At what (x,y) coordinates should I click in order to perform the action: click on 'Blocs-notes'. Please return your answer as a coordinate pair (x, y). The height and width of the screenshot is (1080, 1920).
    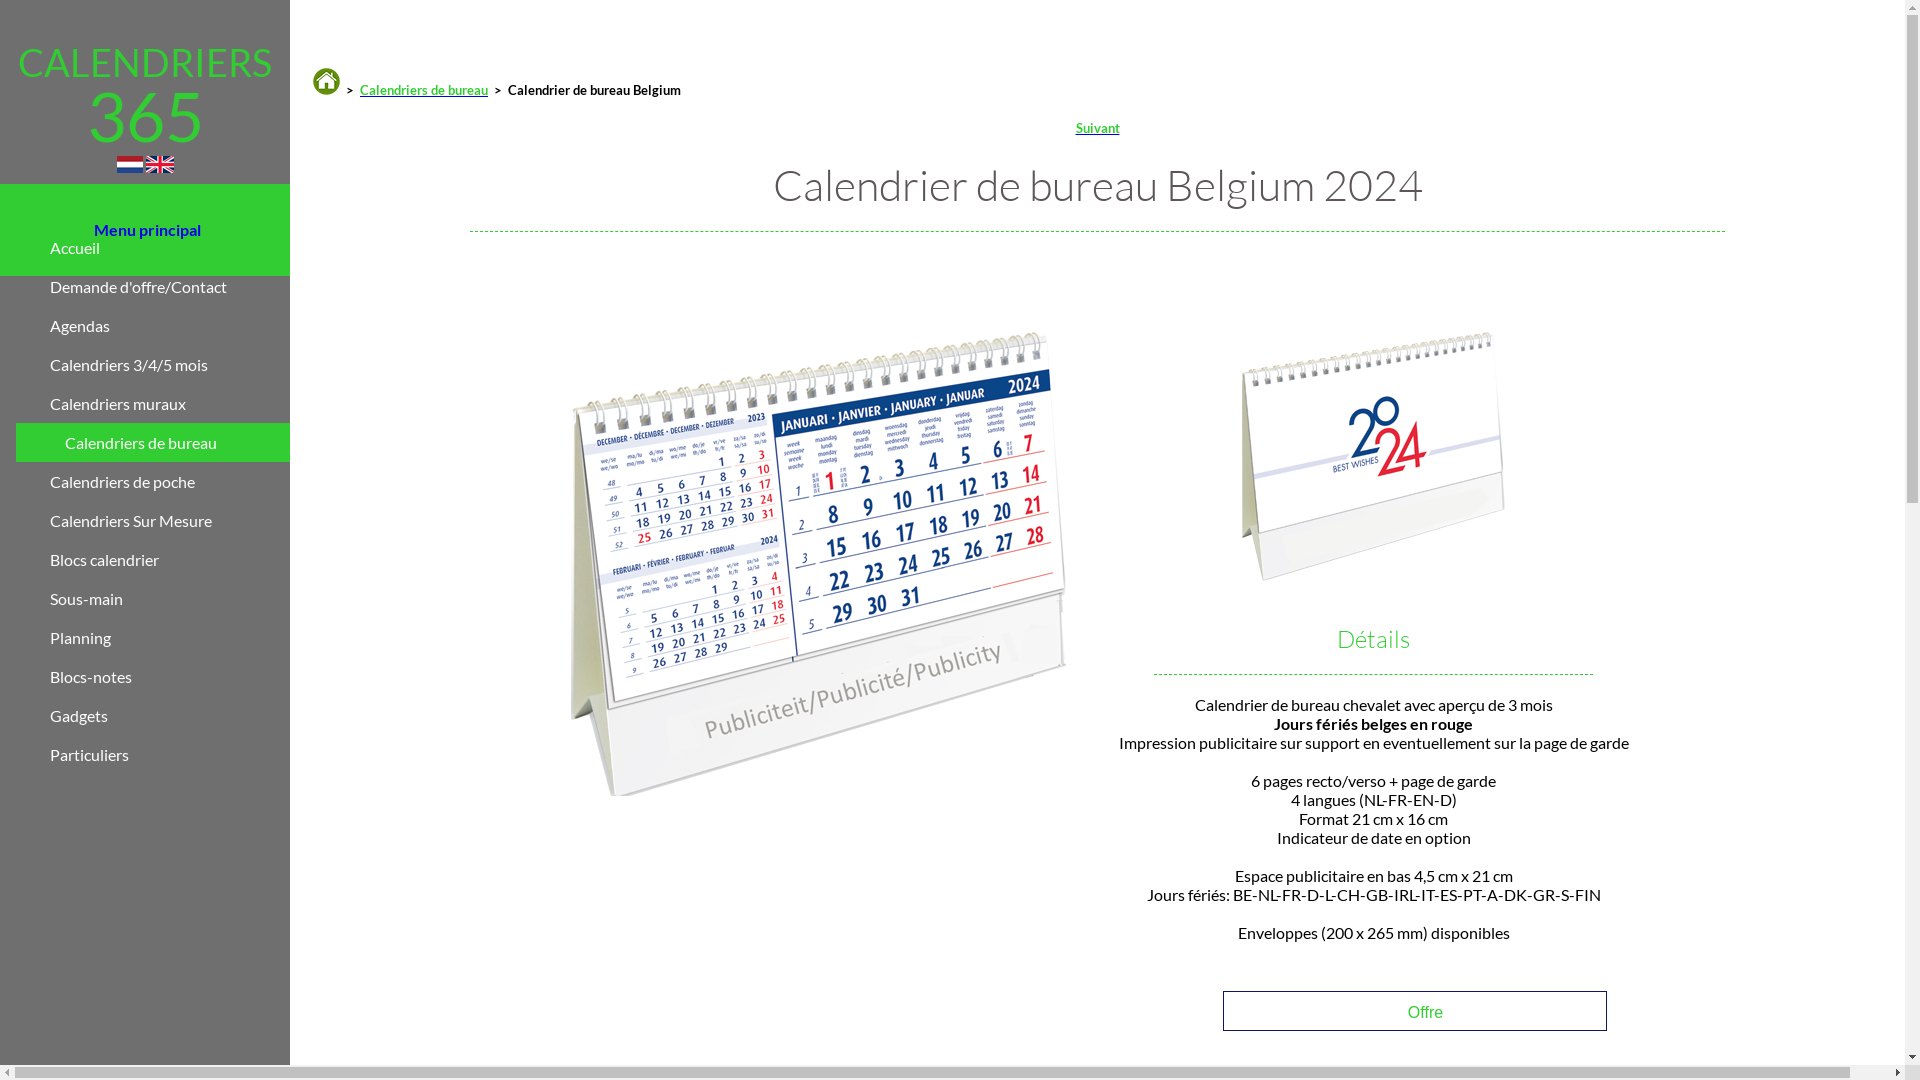
    Looking at the image, I should click on (15, 675).